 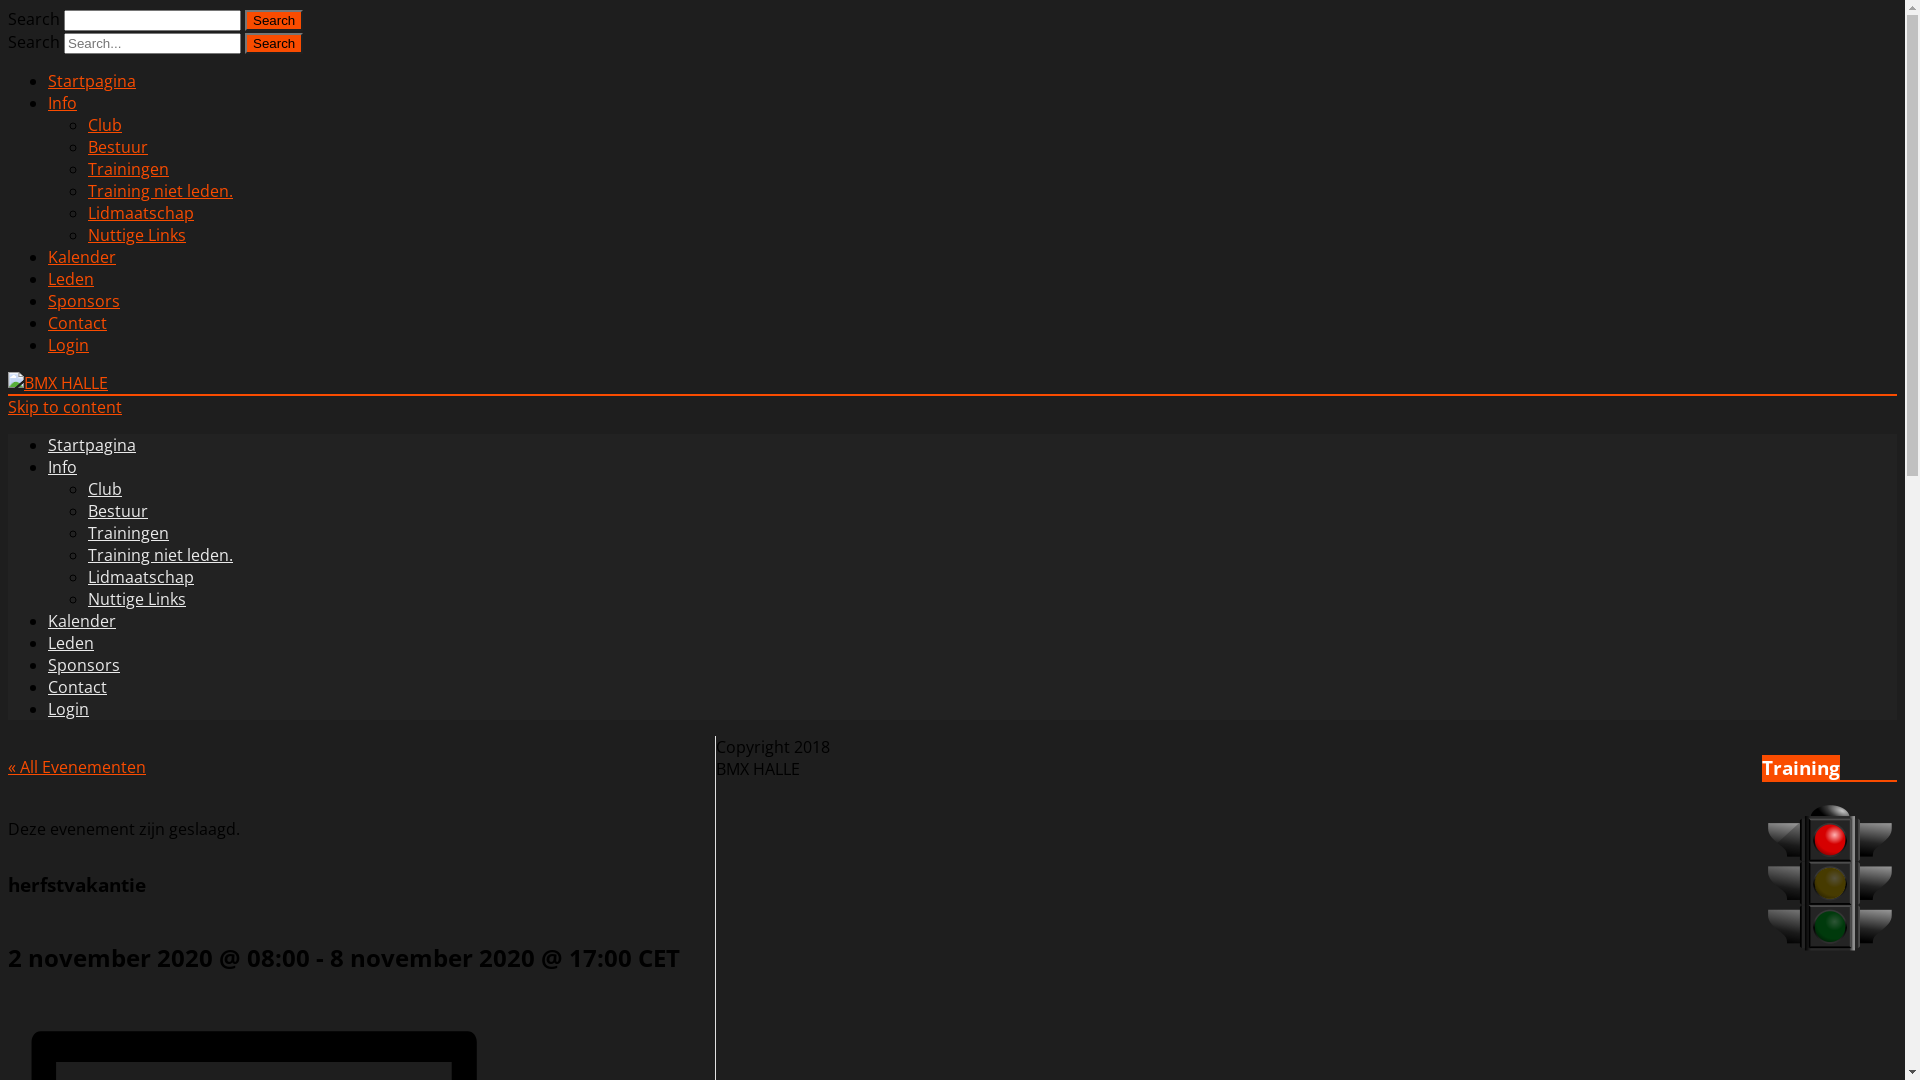 What do you see at coordinates (71, 278) in the screenshot?
I see `'Leden'` at bounding box center [71, 278].